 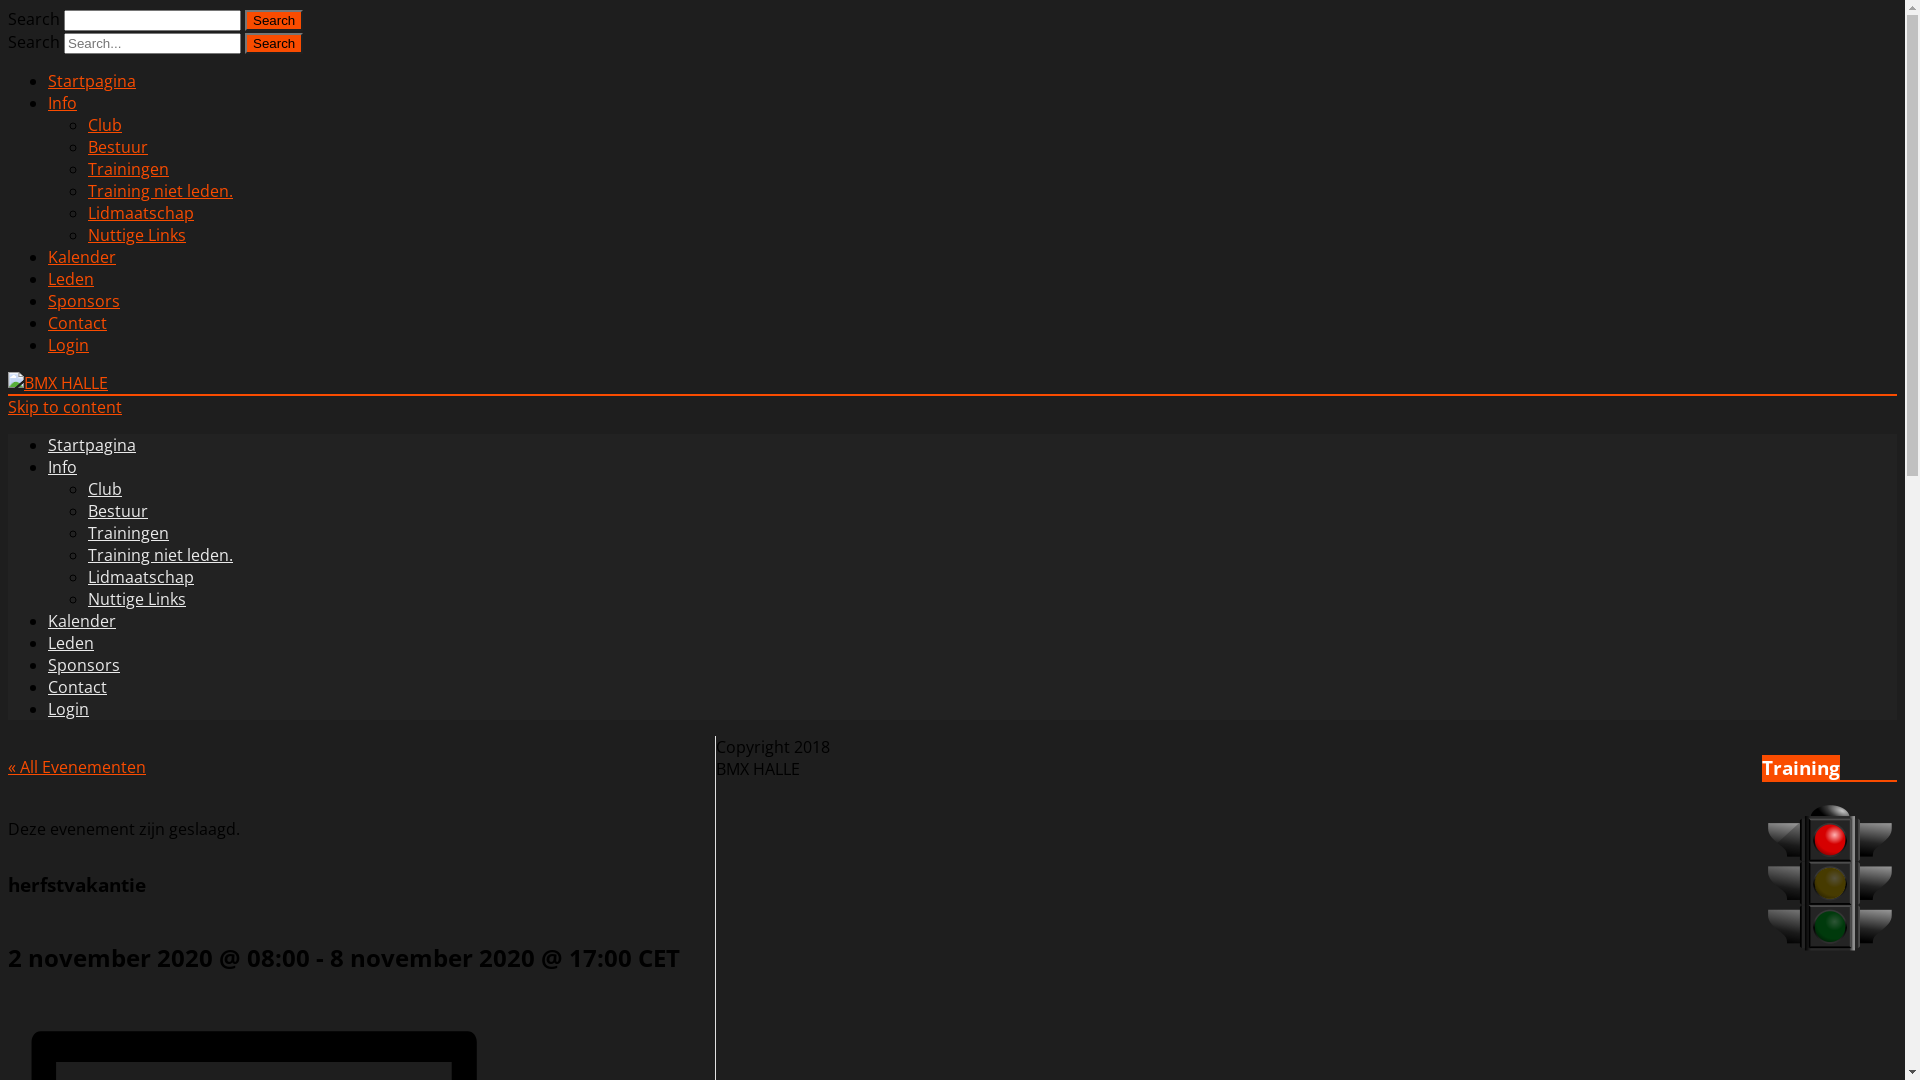 What do you see at coordinates (71, 278) in the screenshot?
I see `'Leden'` at bounding box center [71, 278].